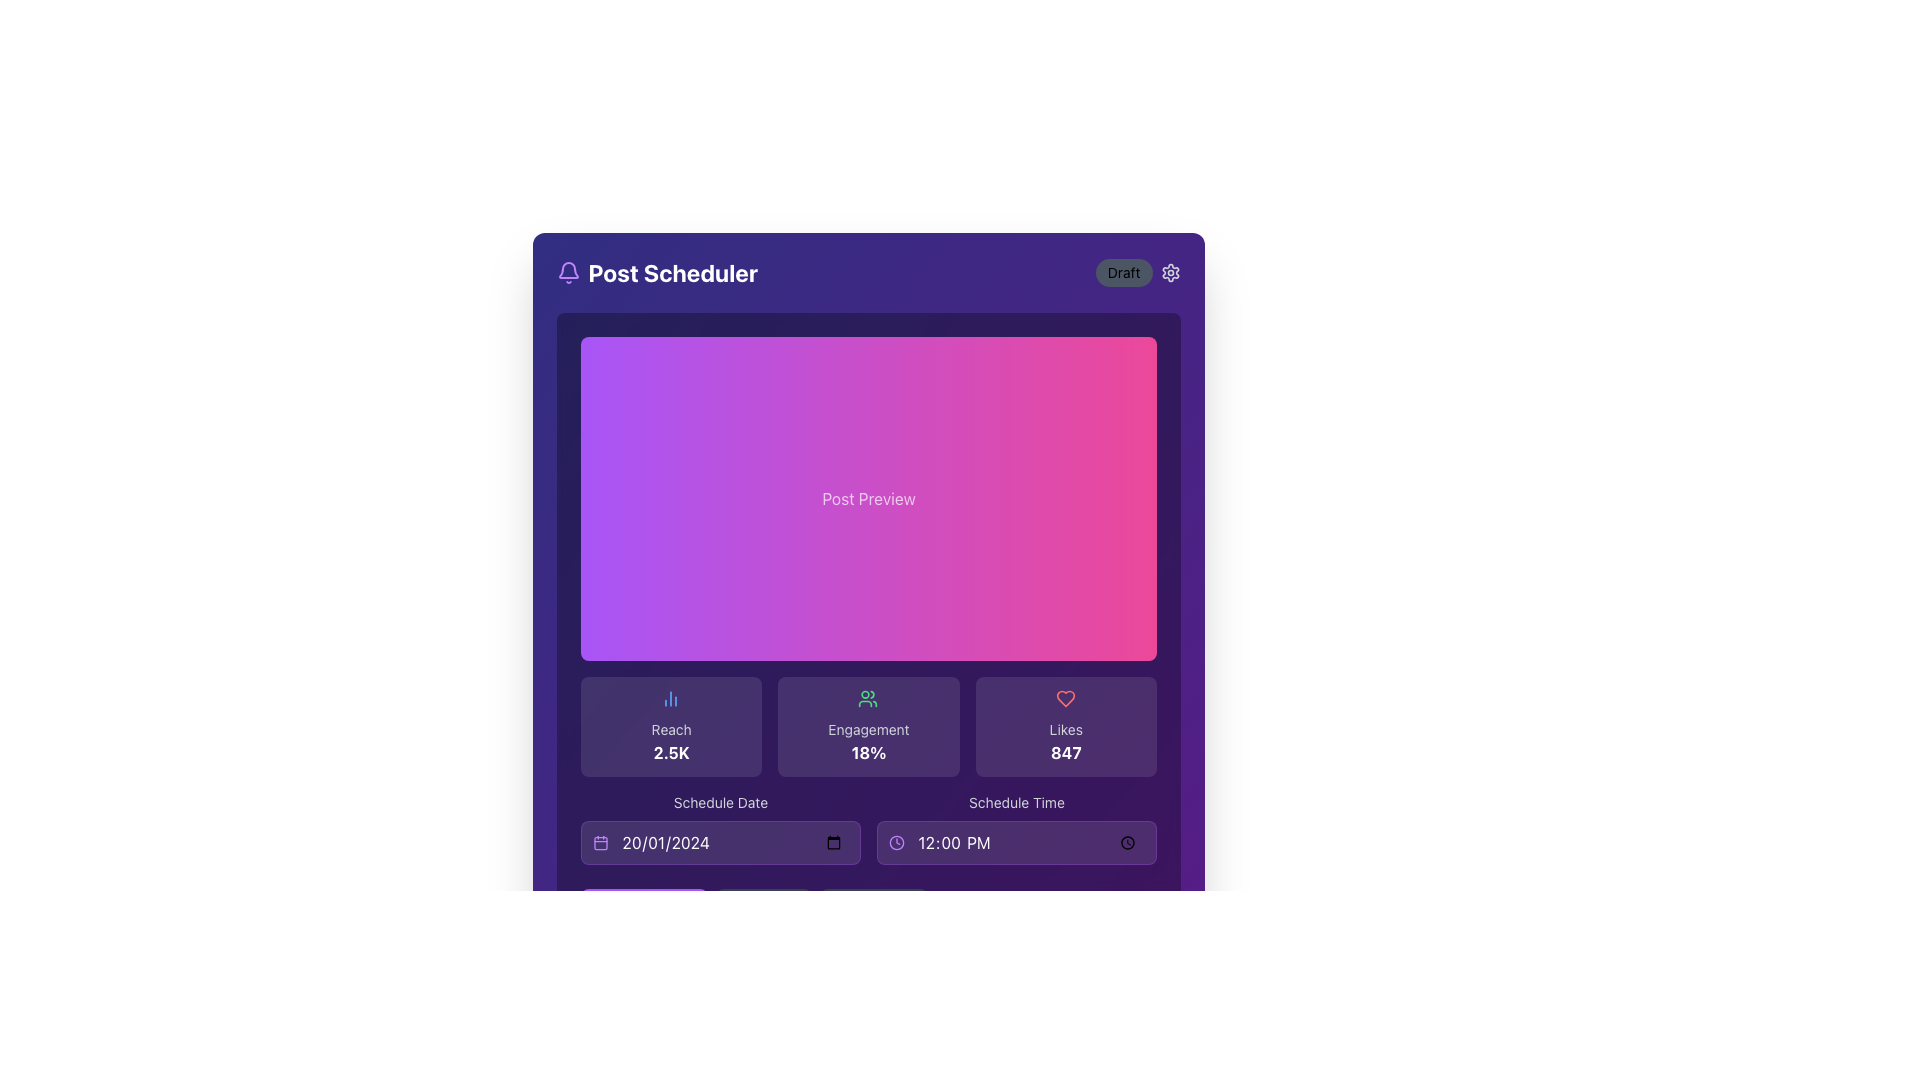 This screenshot has width=1920, height=1080. What do you see at coordinates (1064, 697) in the screenshot?
I see `the heart-shaped icon with a red hue, which is located above the 'Likes' label and value in the fourth segment of the bottom panel` at bounding box center [1064, 697].